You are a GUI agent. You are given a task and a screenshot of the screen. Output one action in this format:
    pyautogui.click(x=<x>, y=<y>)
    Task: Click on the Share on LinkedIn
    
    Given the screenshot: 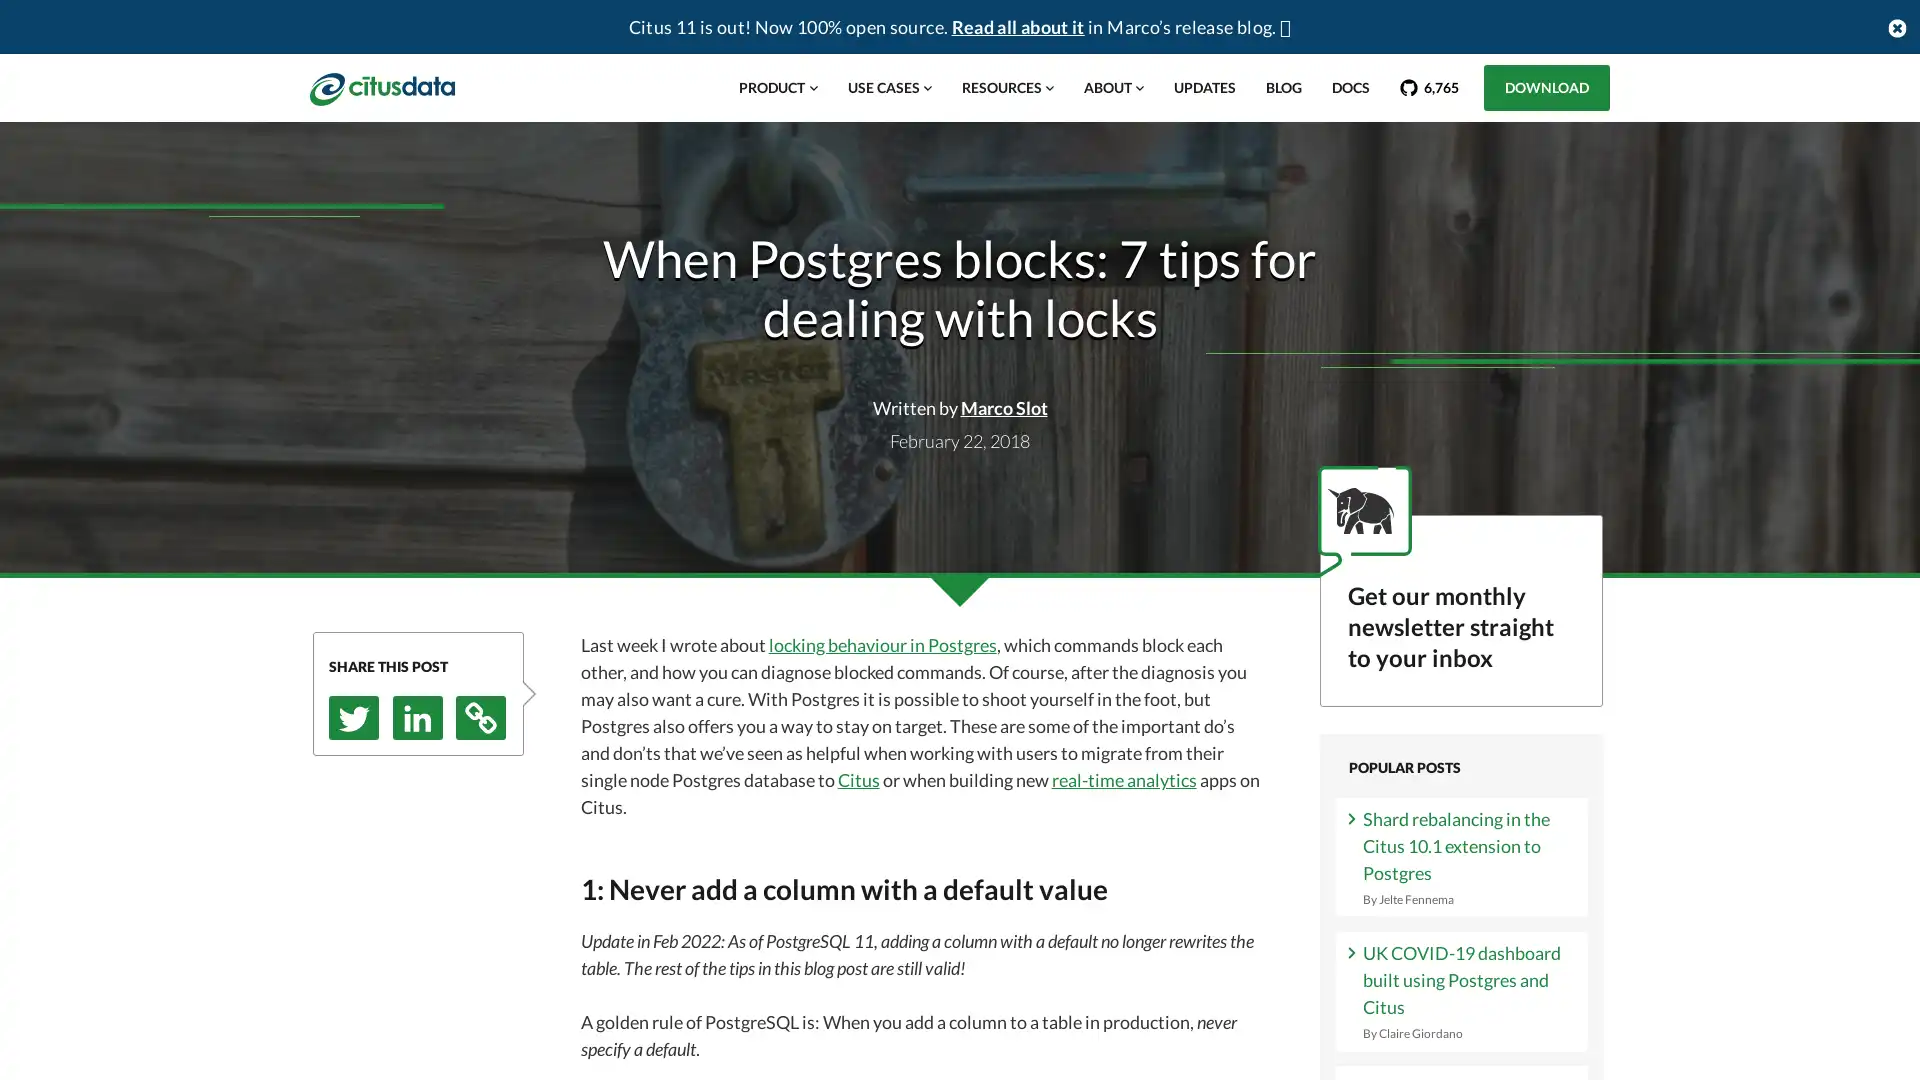 What is the action you would take?
    pyautogui.click(x=416, y=716)
    